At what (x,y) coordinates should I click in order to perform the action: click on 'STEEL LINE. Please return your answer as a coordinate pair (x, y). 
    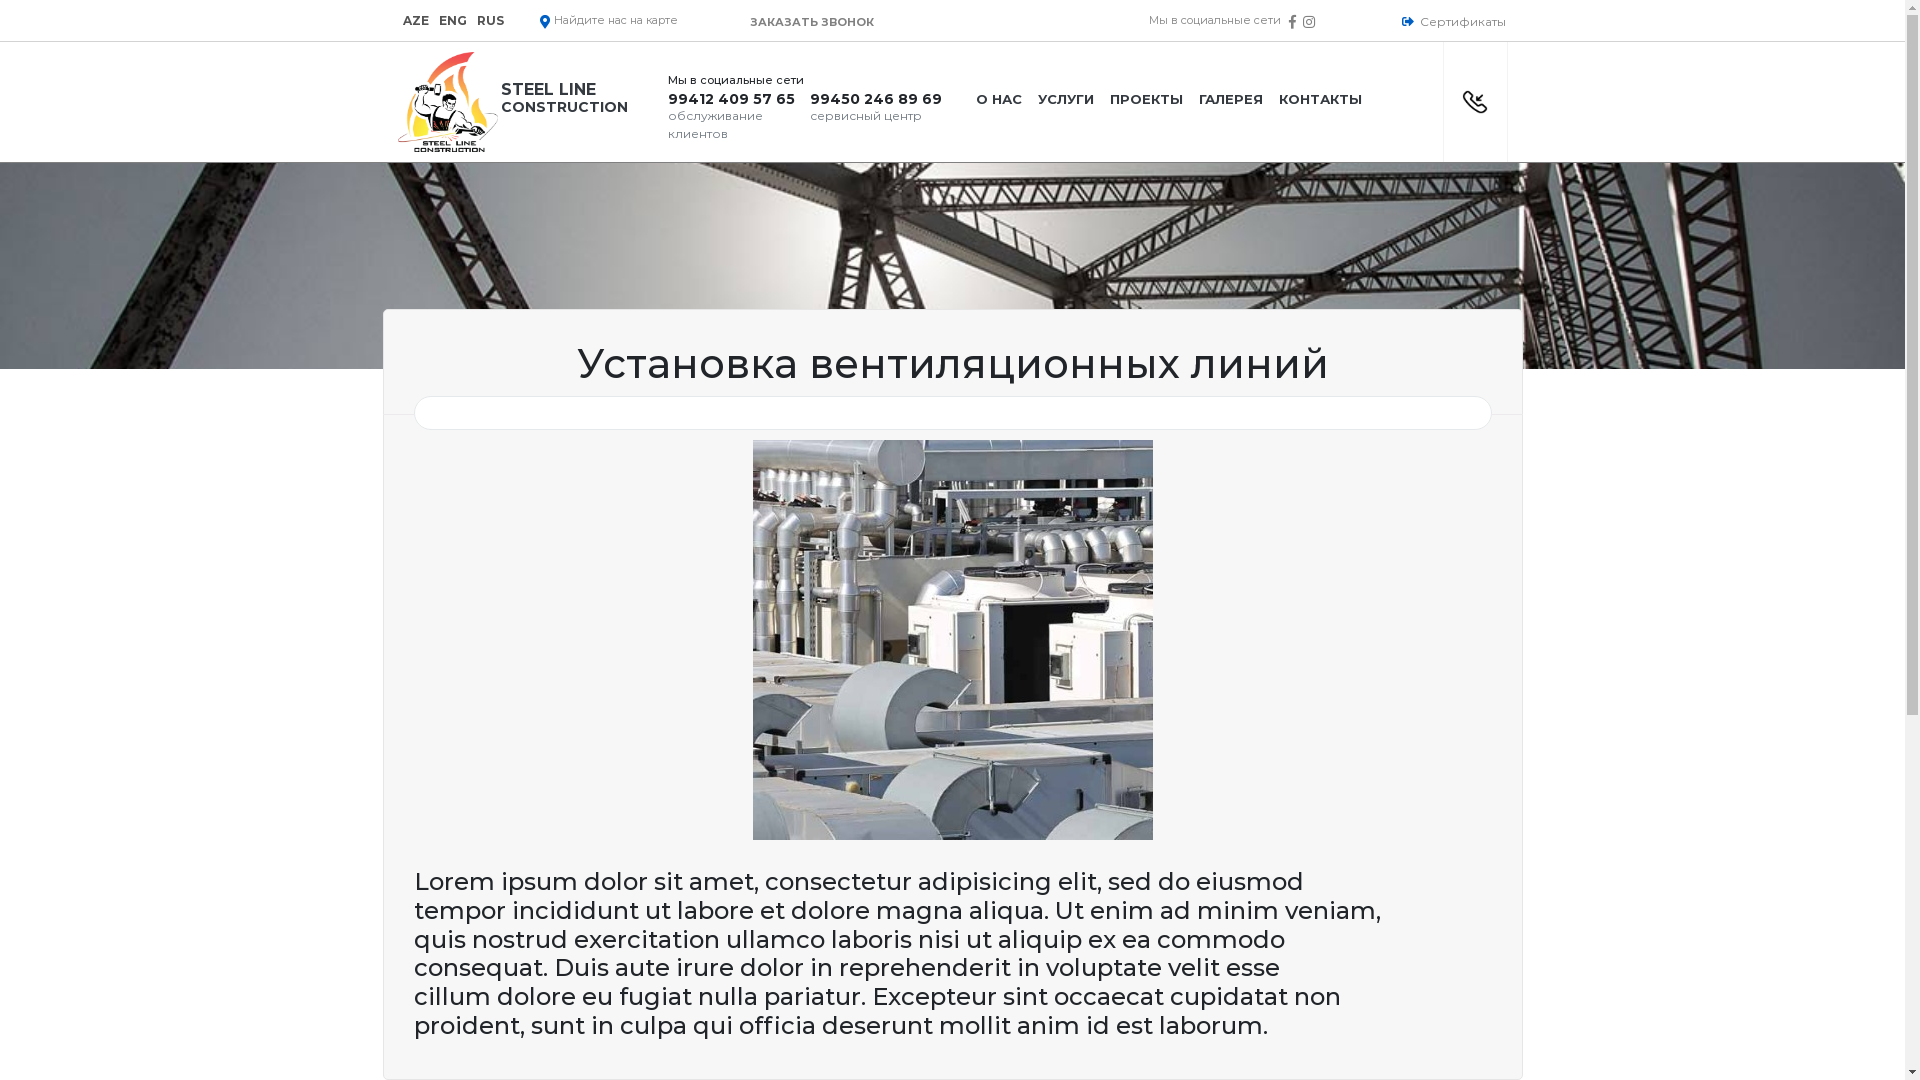
    Looking at the image, I should click on (524, 101).